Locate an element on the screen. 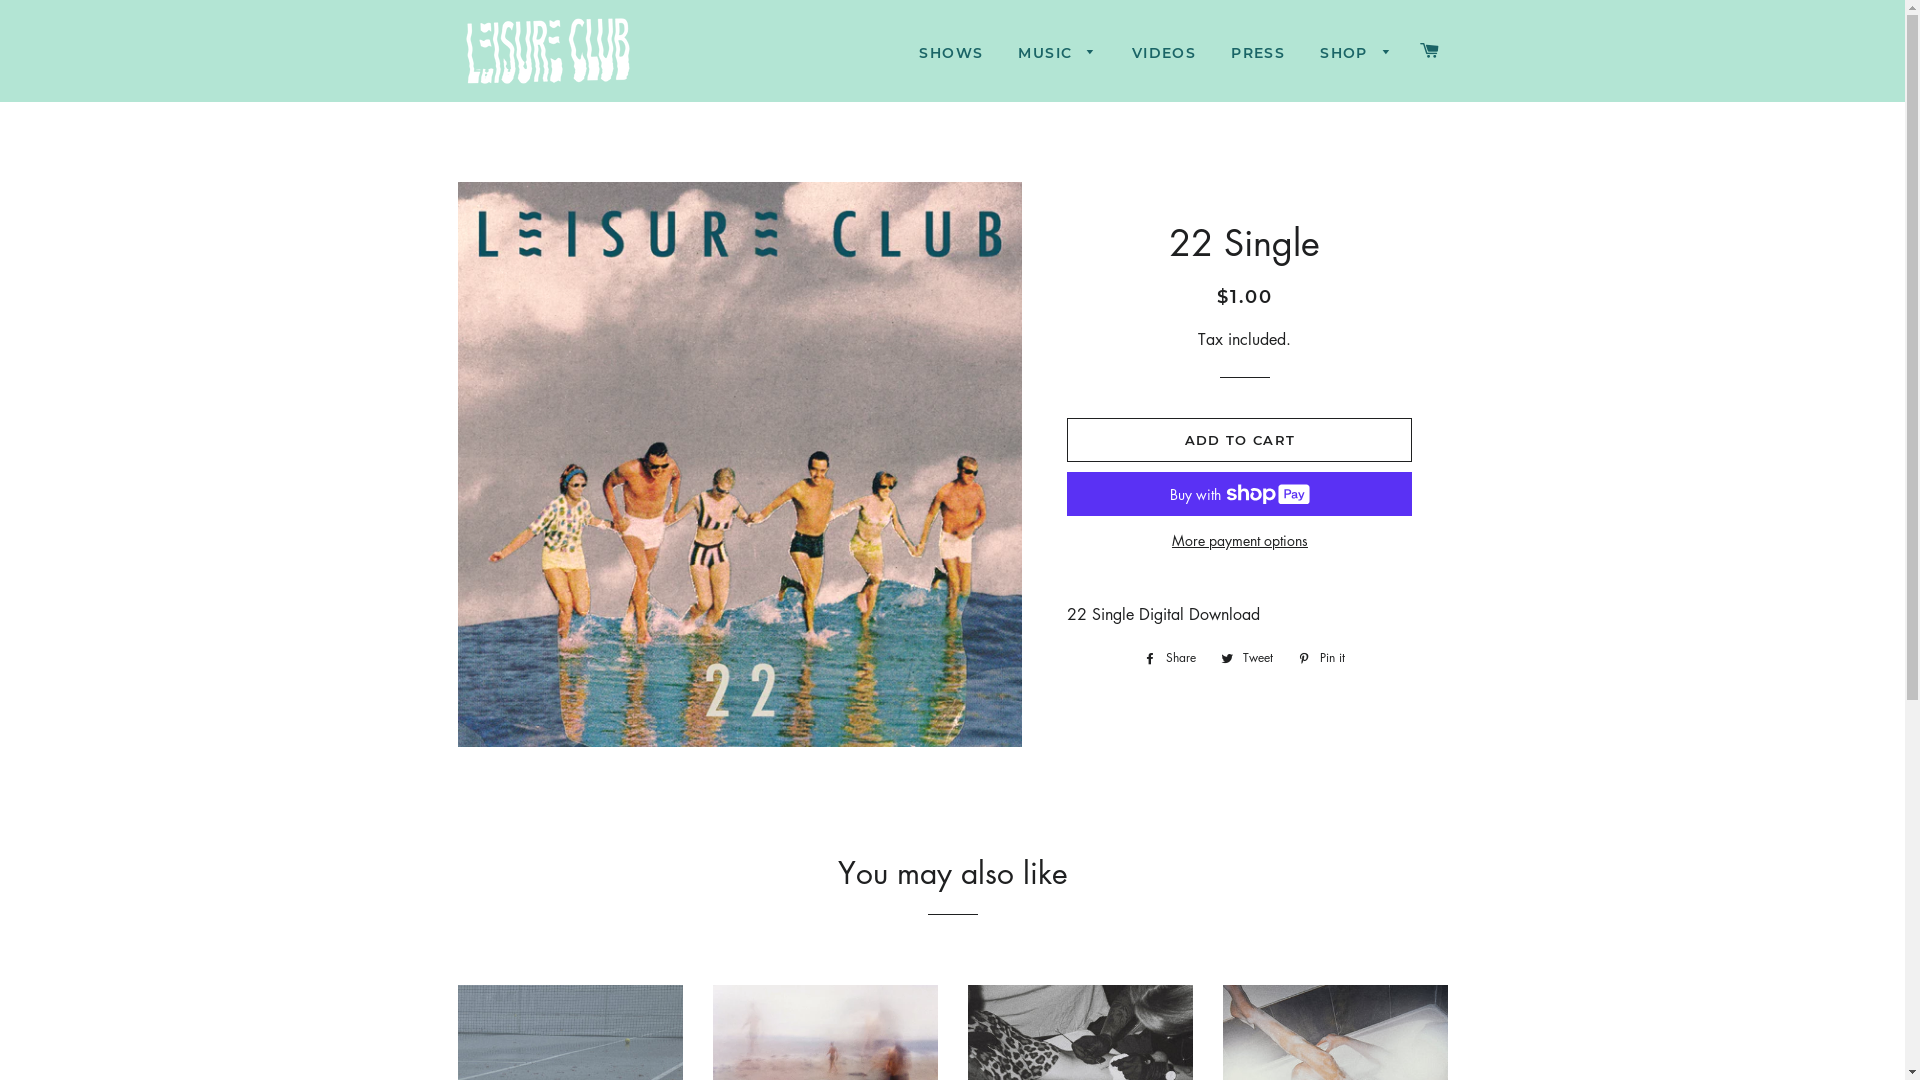 This screenshot has width=1920, height=1080. 'Pin it is located at coordinates (1321, 658).